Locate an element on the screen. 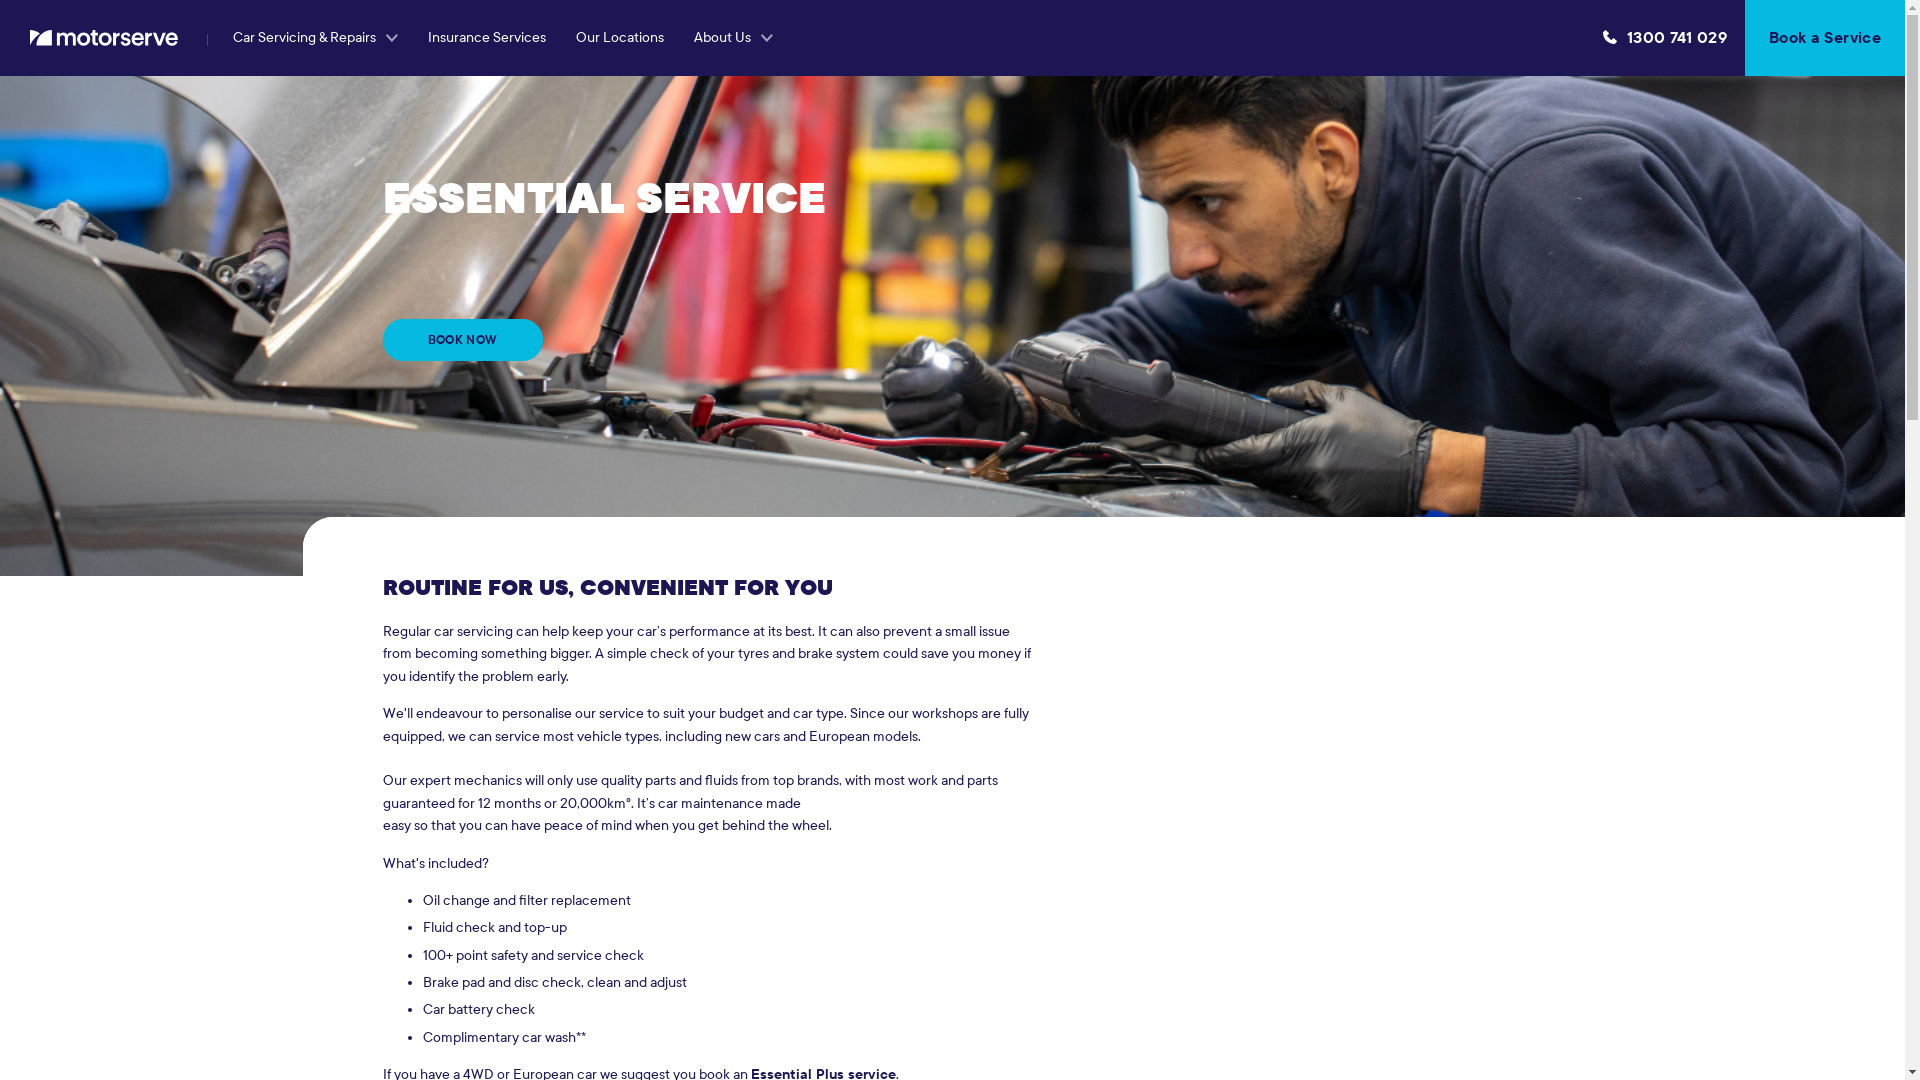 The image size is (1920, 1080). 'Our Locations' is located at coordinates (618, 38).